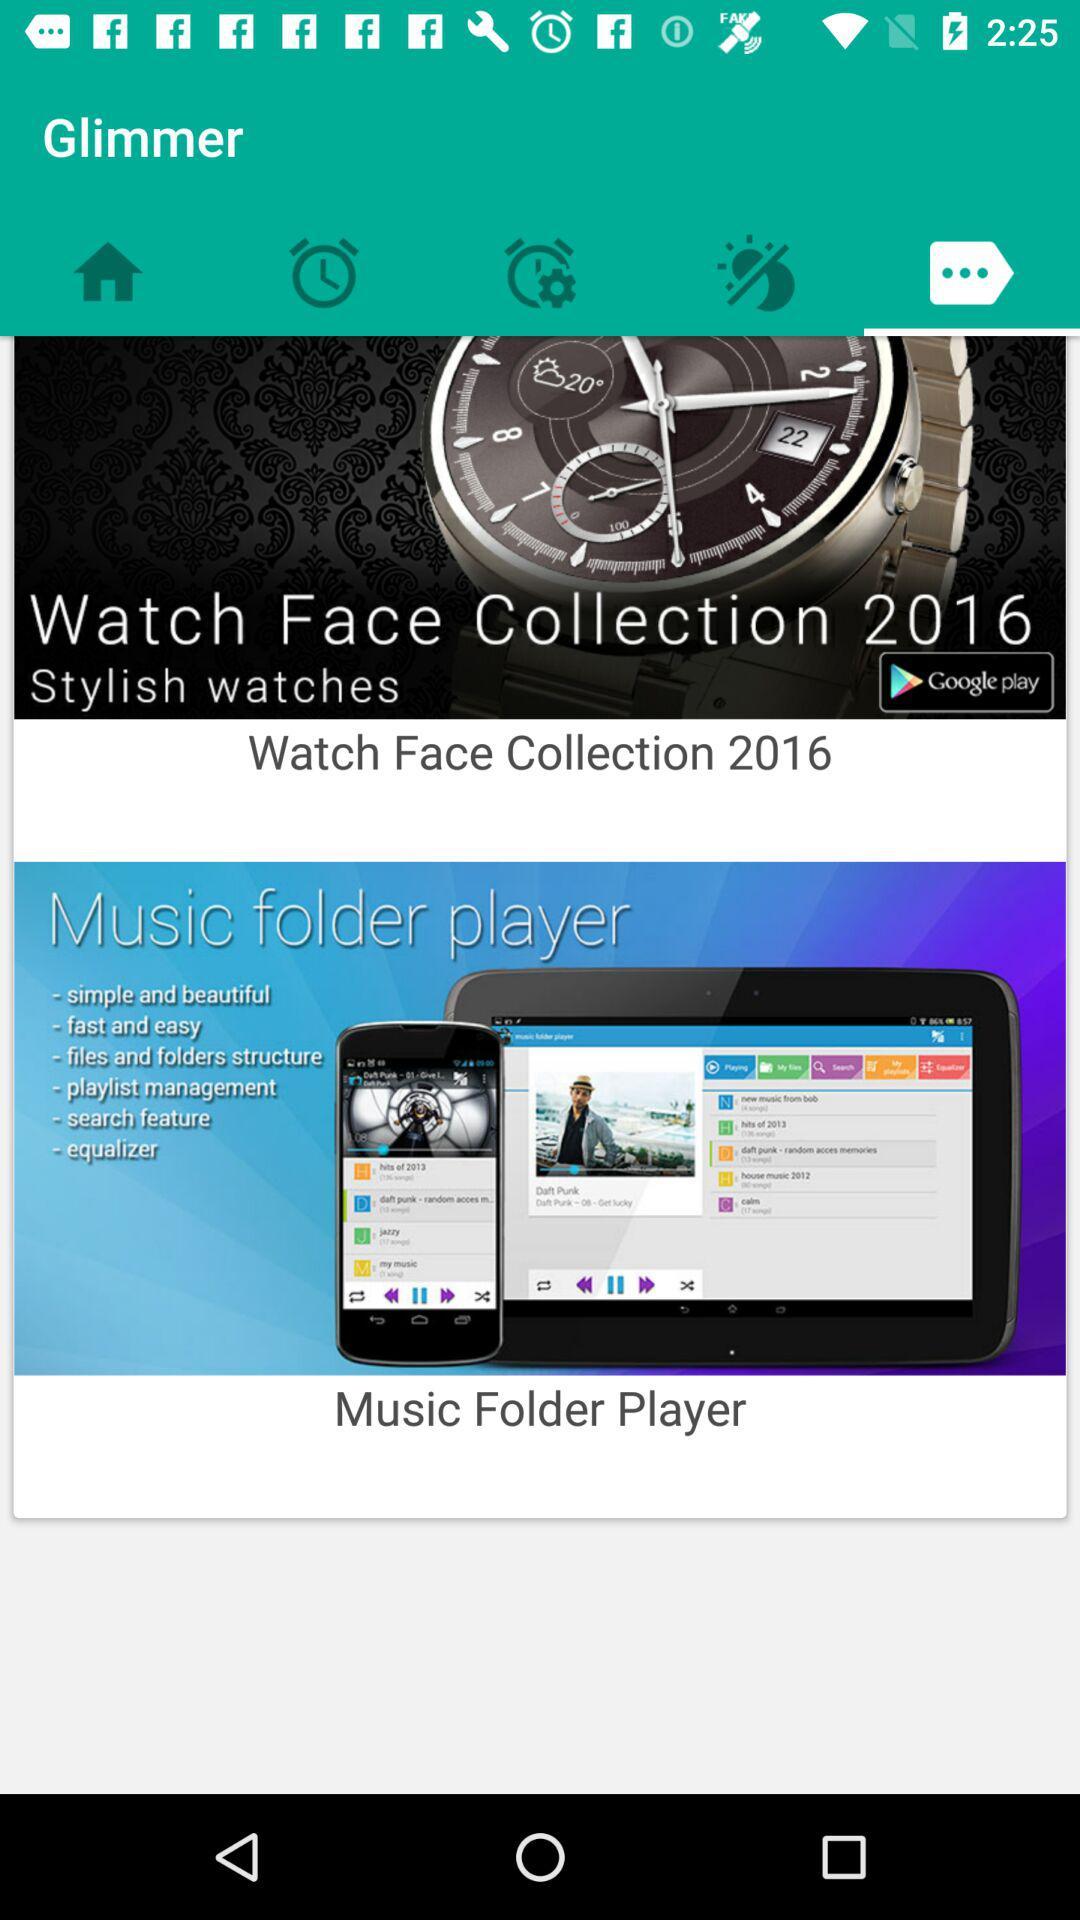 Image resolution: width=1080 pixels, height=1920 pixels. What do you see at coordinates (540, 1117) in the screenshot?
I see `description` at bounding box center [540, 1117].